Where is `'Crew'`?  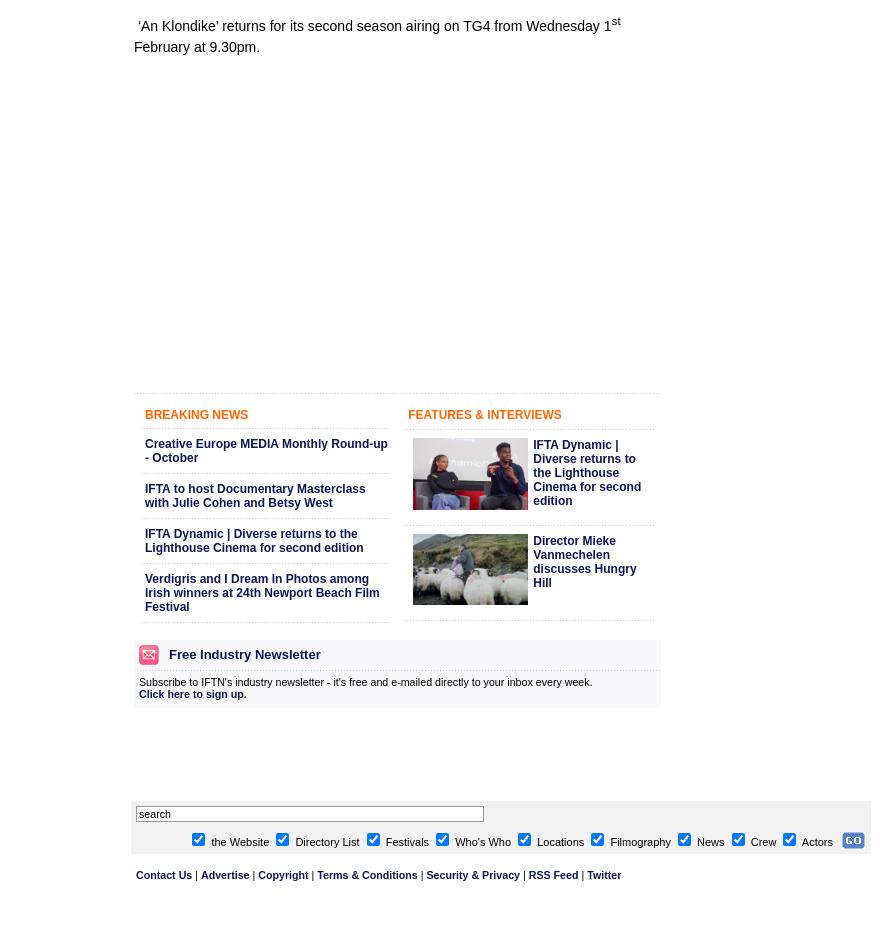 'Crew' is located at coordinates (761, 840).